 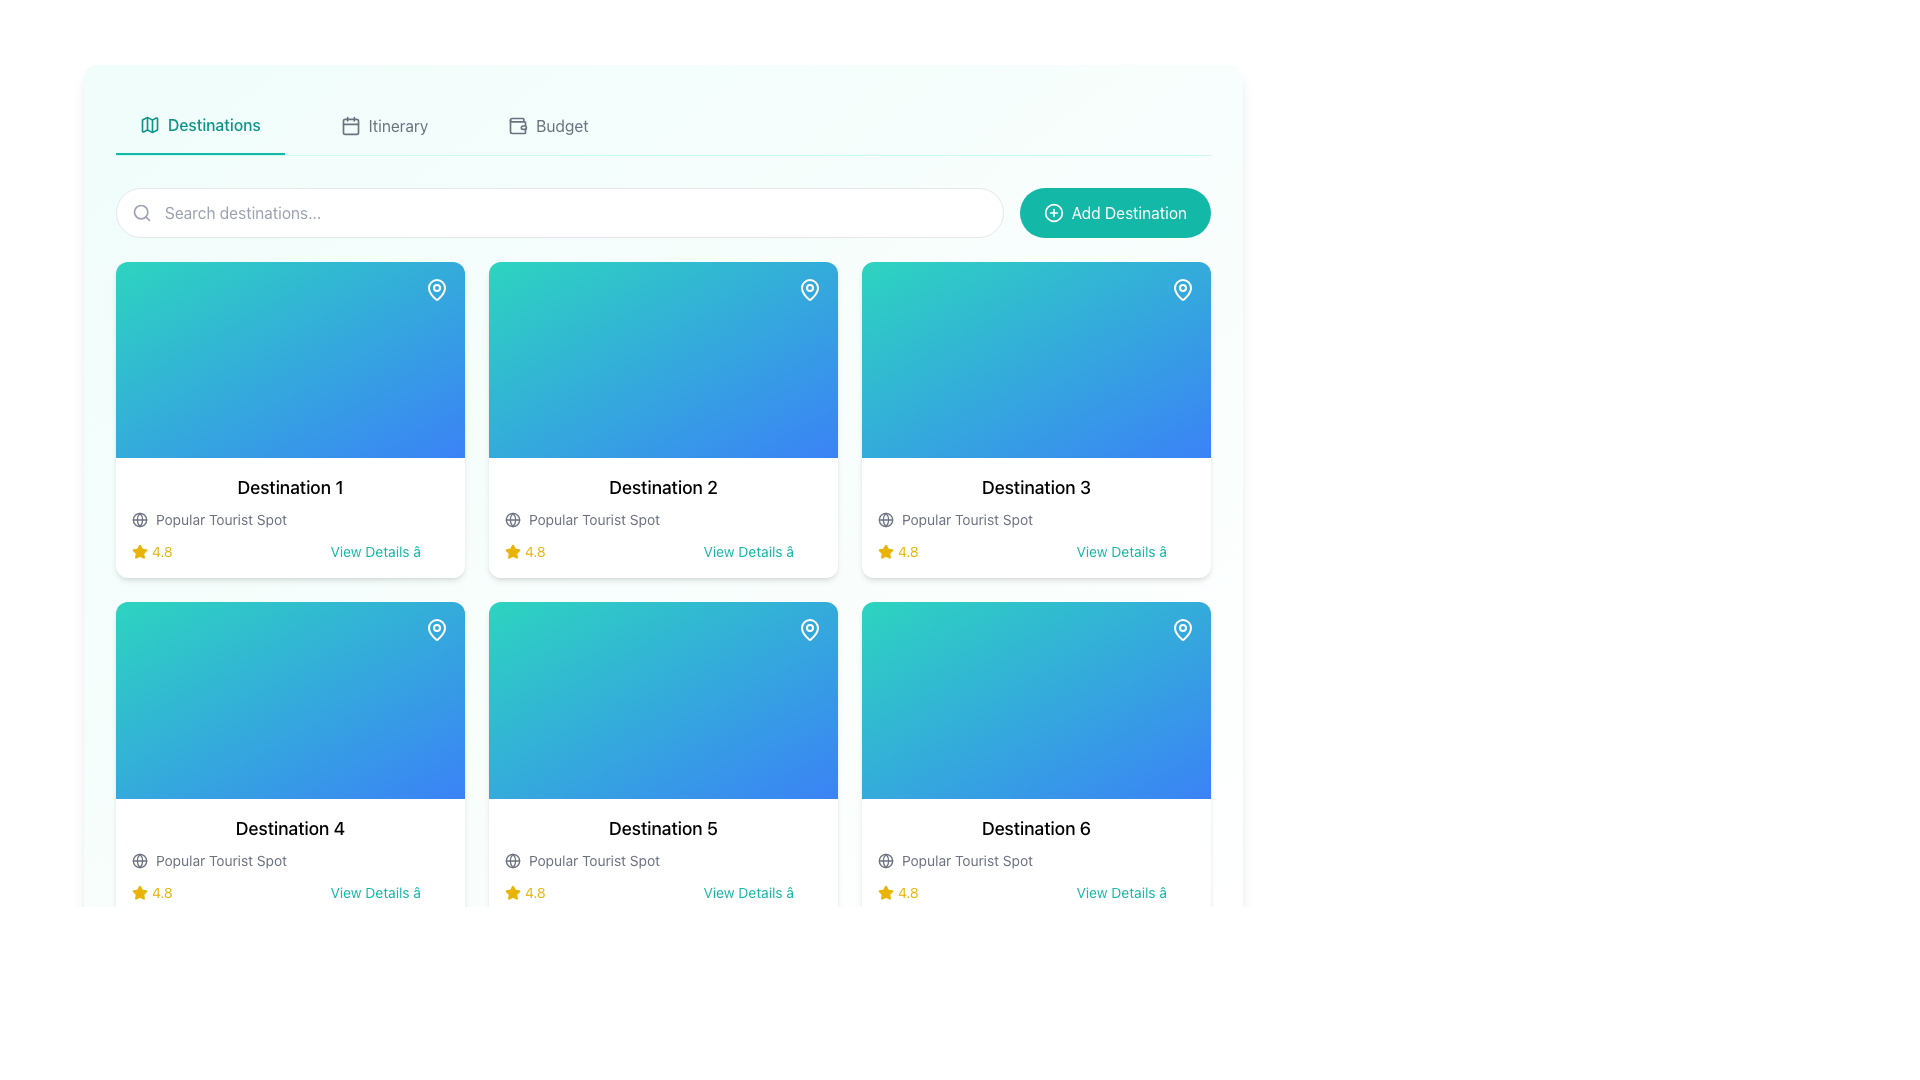 I want to click on the map pin icon located at the top-right corner of the card labeled 'Destination 3', which is a minimalist design filled with white and outlined in blue, so click(x=1182, y=289).